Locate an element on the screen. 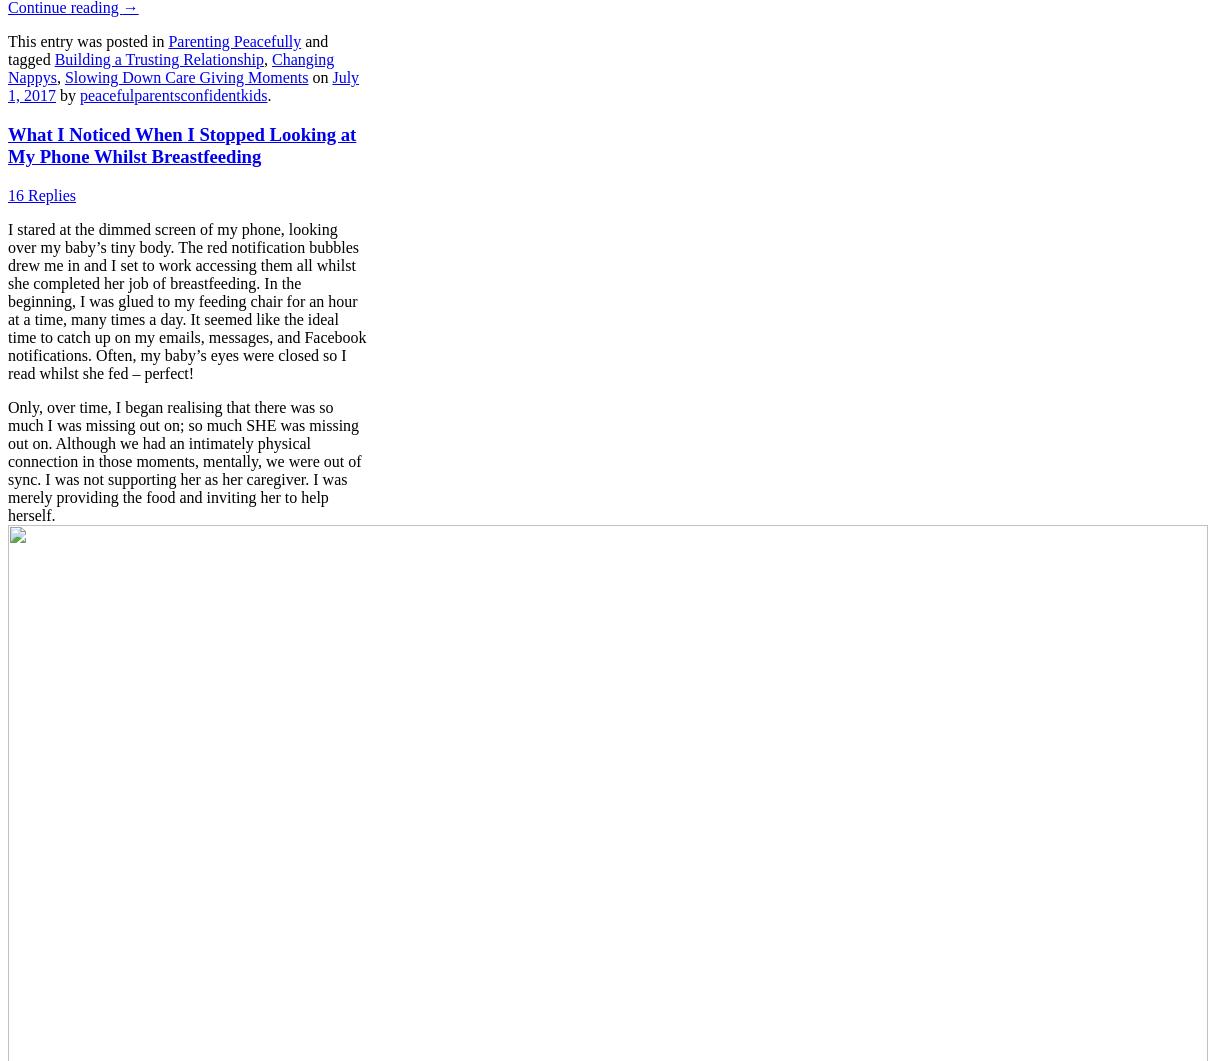 This screenshot has width=1208, height=1061. '.' is located at coordinates (269, 95).